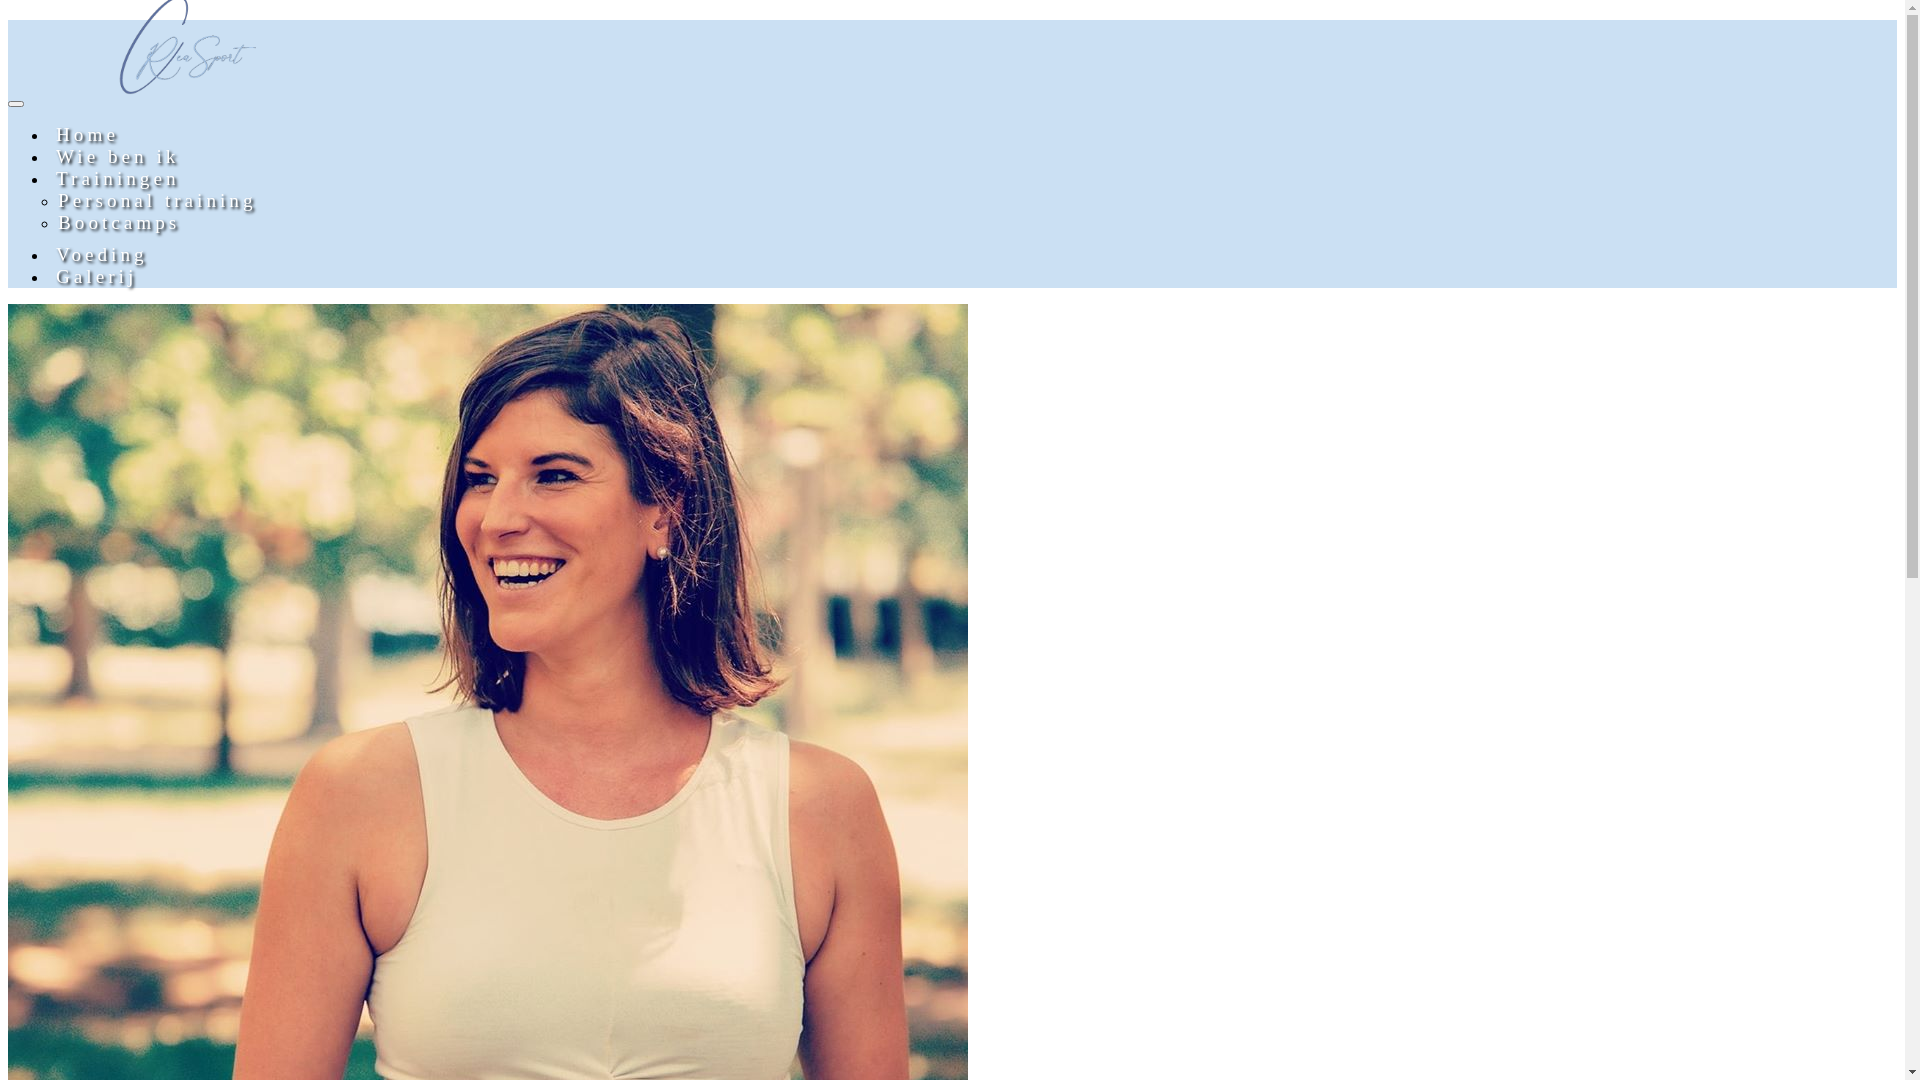 This screenshot has height=1080, width=1920. Describe the element at coordinates (100, 253) in the screenshot. I see `'Voeding'` at that location.